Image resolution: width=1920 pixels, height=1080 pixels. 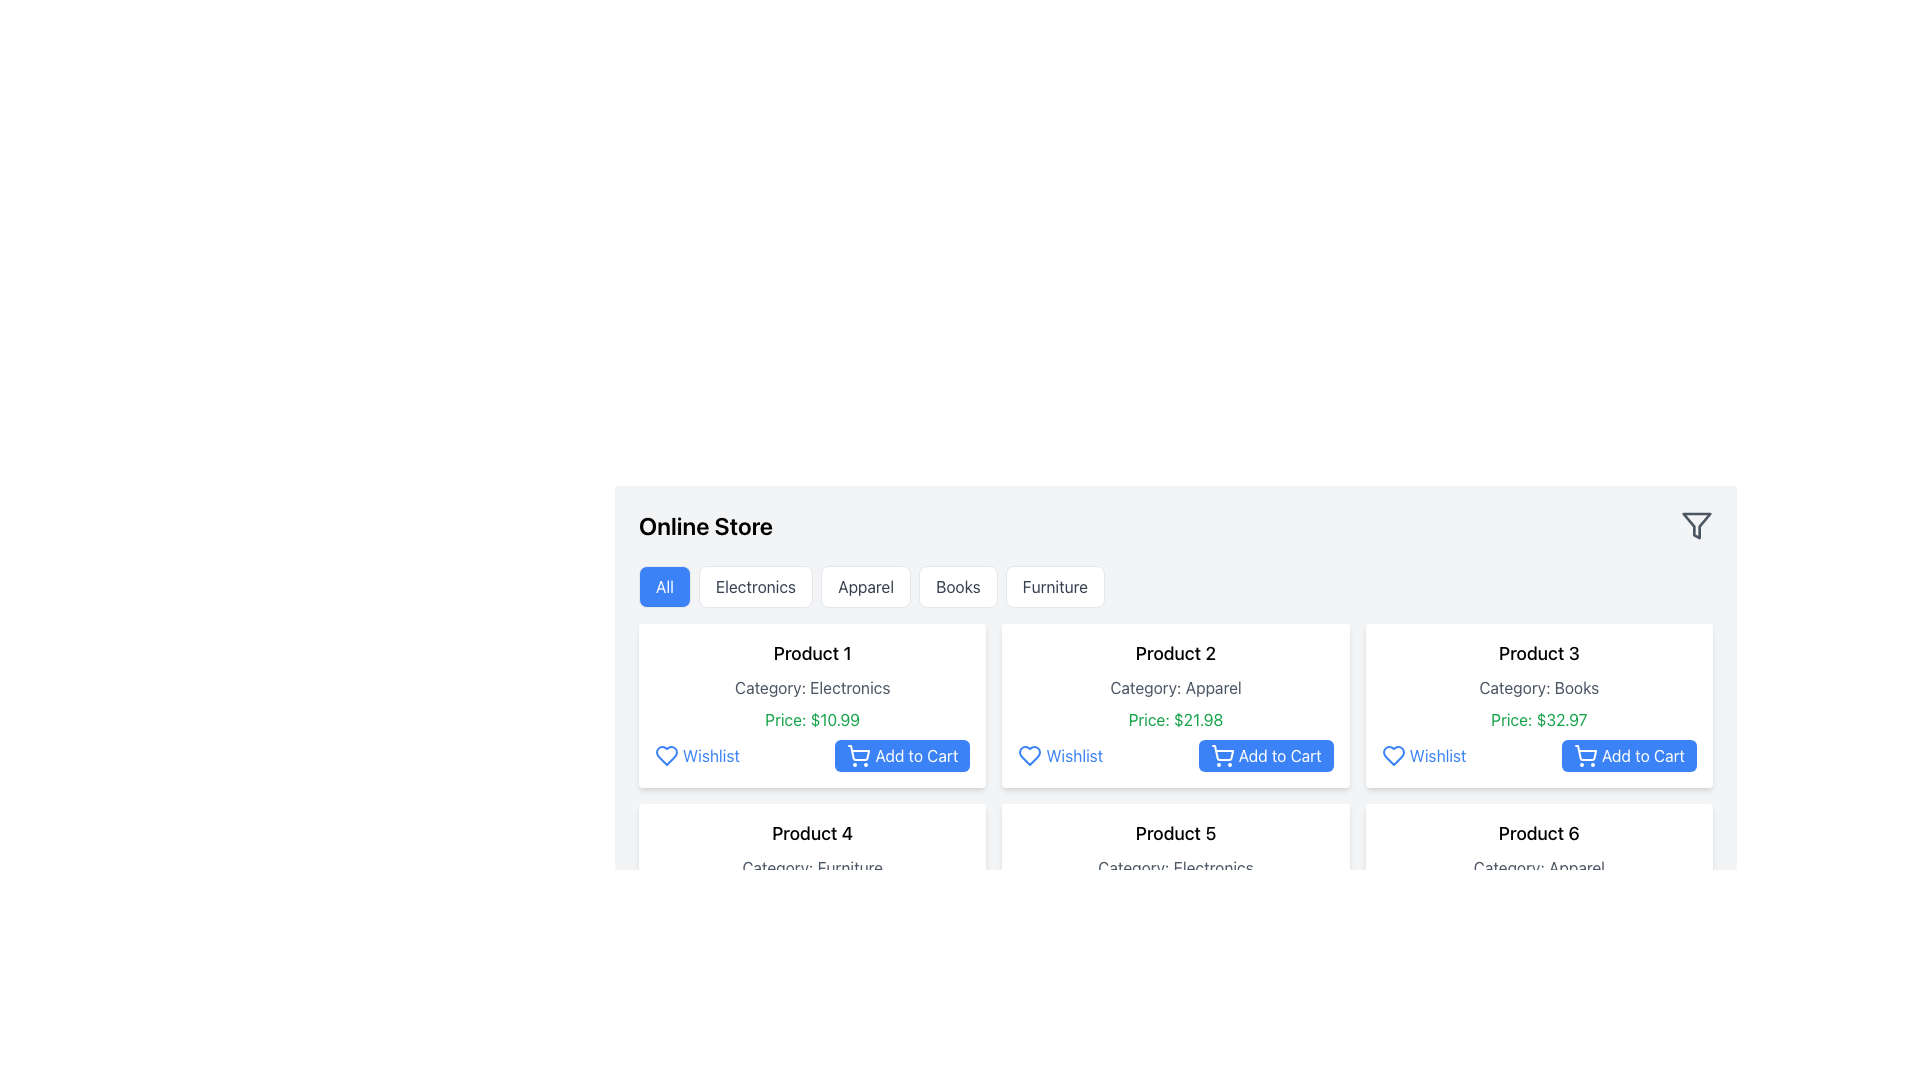 What do you see at coordinates (957, 585) in the screenshot?
I see `the button labeled 'Books', which is the fourth button in a horizontal list located in the top-center area of the 'Online Store' section` at bounding box center [957, 585].